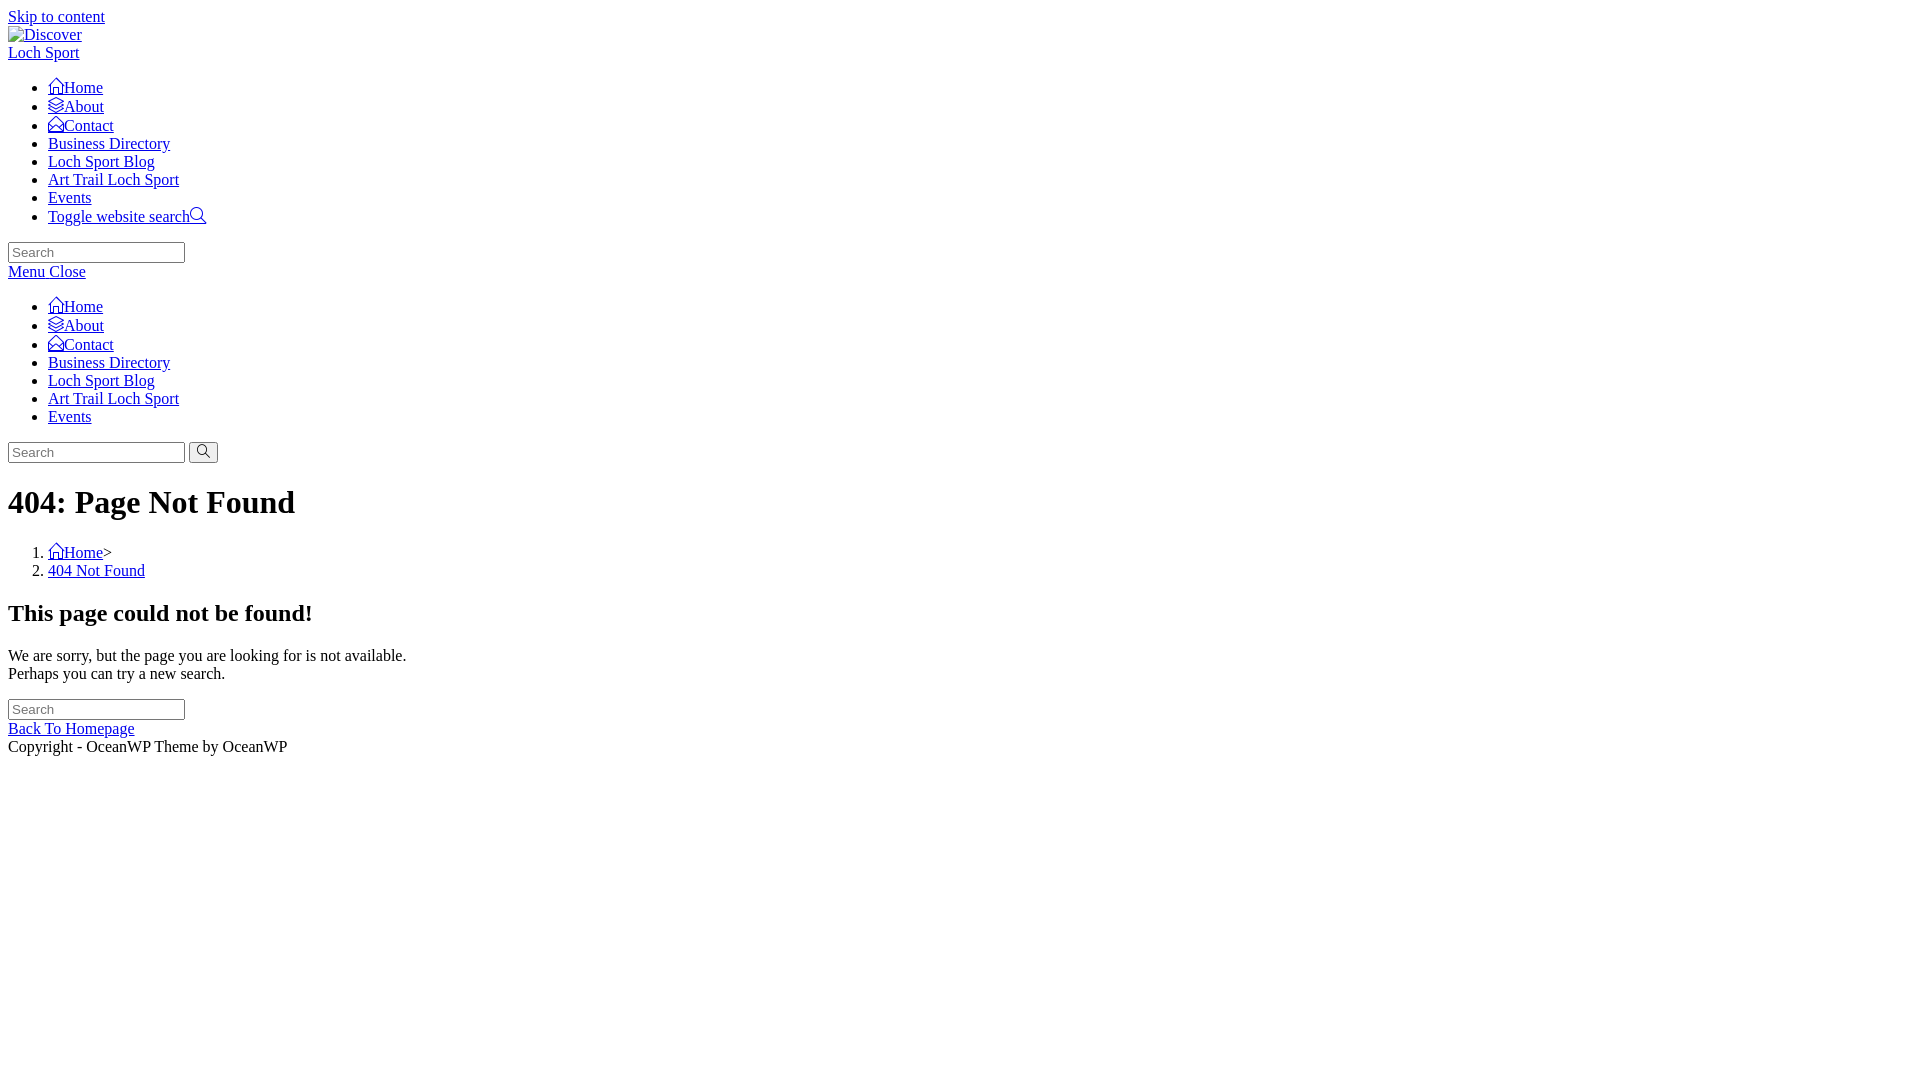  I want to click on 'Events', so click(70, 415).